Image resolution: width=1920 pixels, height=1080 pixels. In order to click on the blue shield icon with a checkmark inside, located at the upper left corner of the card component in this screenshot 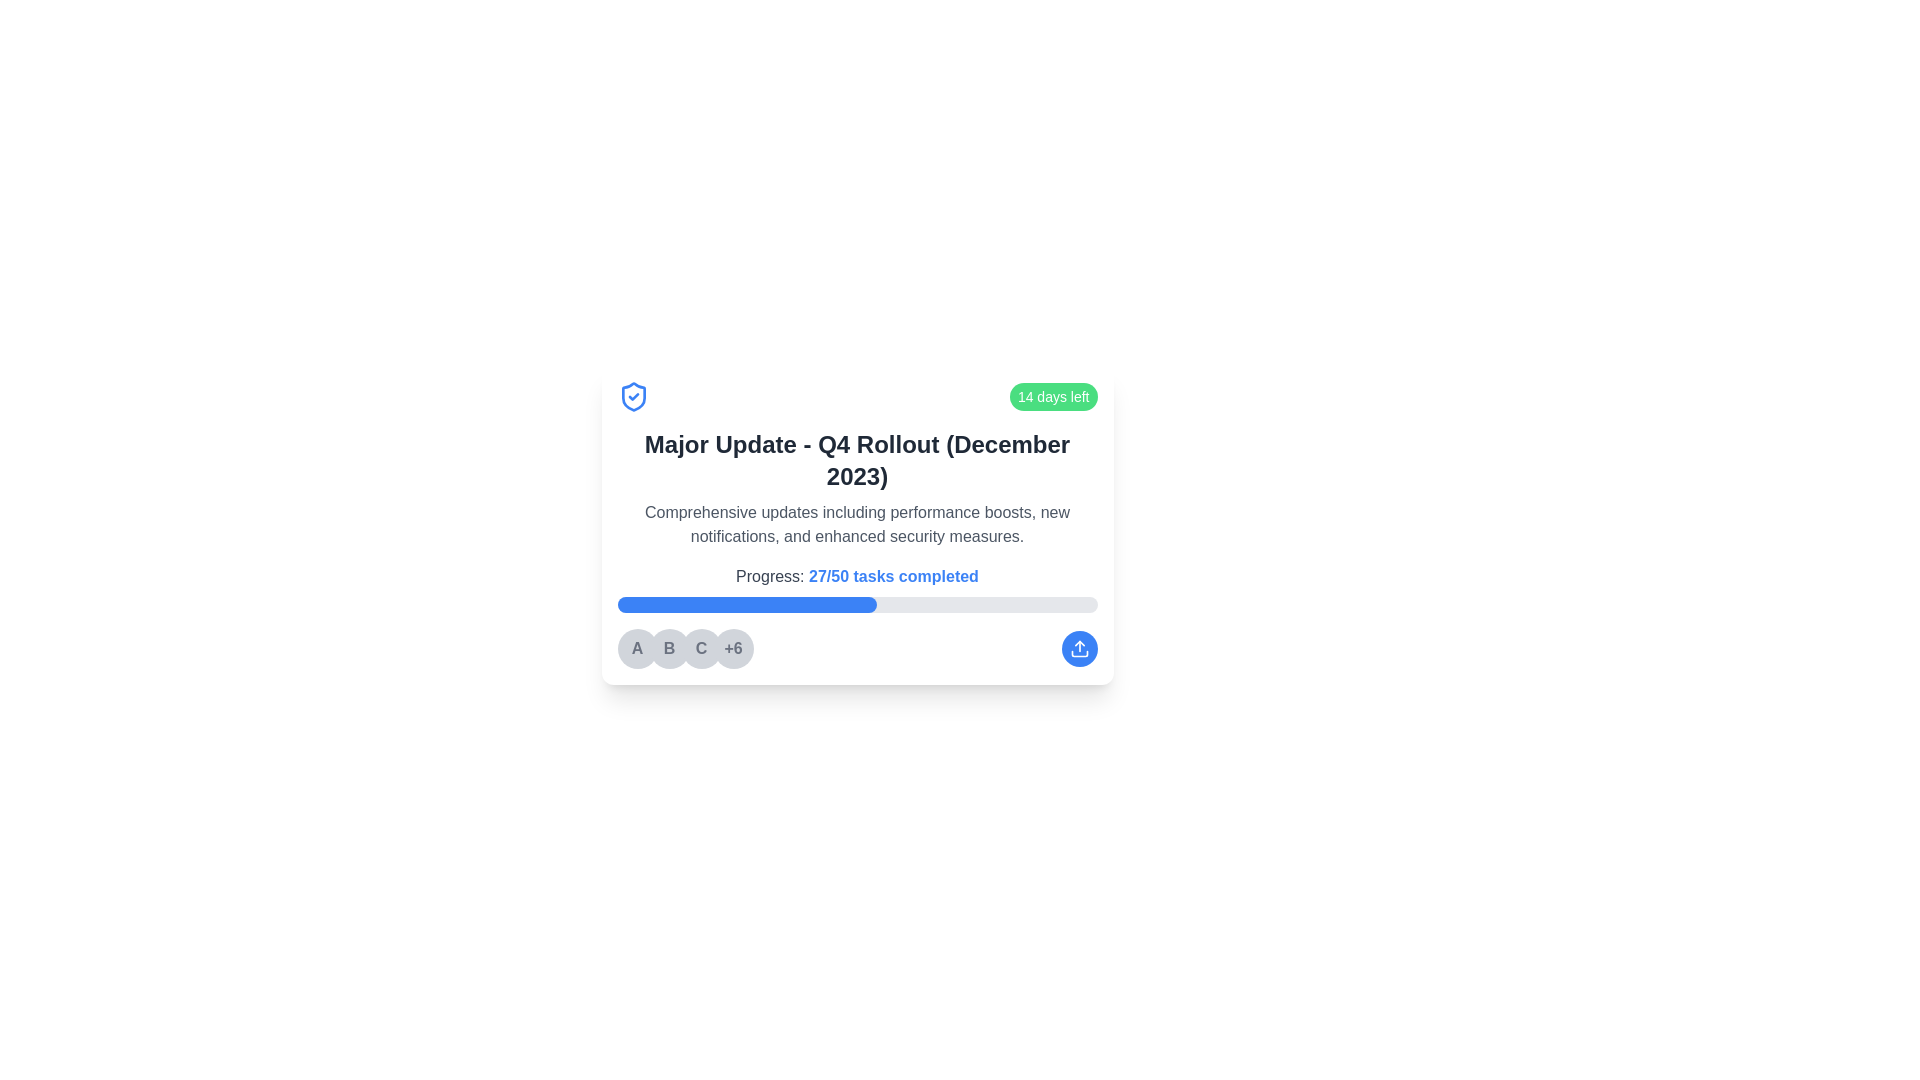, I will do `click(632, 397)`.